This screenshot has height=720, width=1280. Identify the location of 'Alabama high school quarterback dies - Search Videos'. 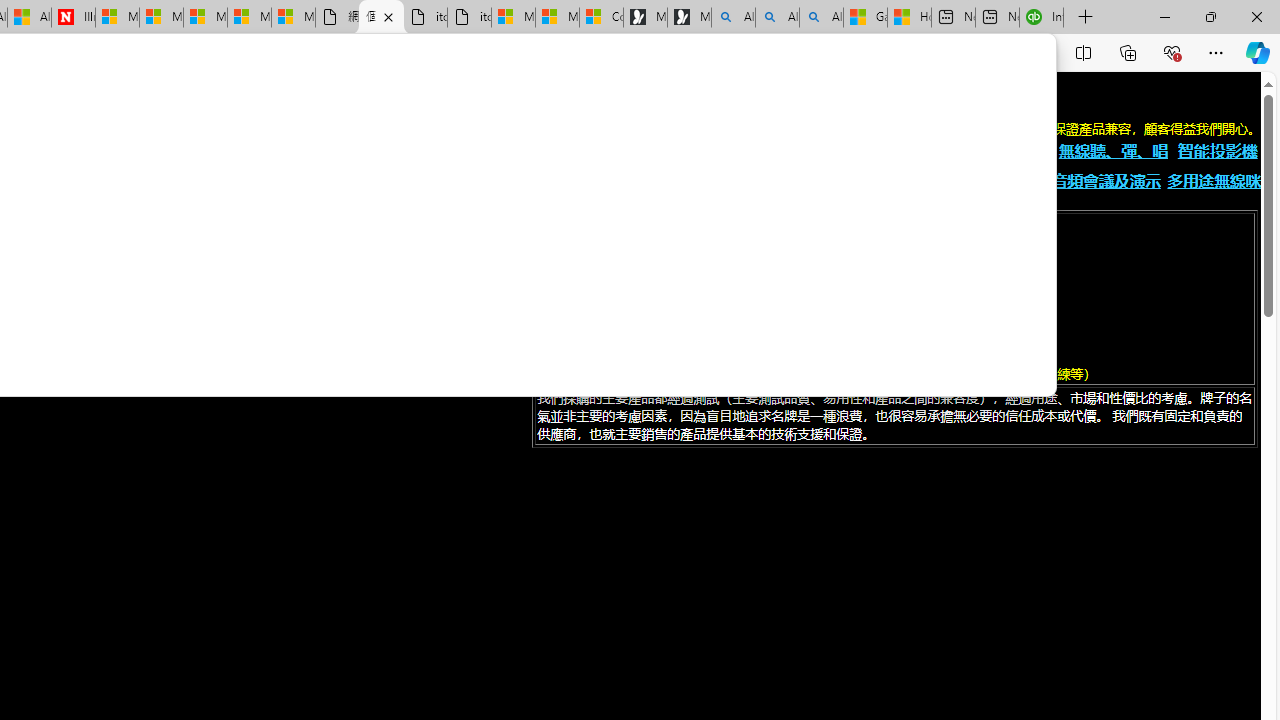
(821, 17).